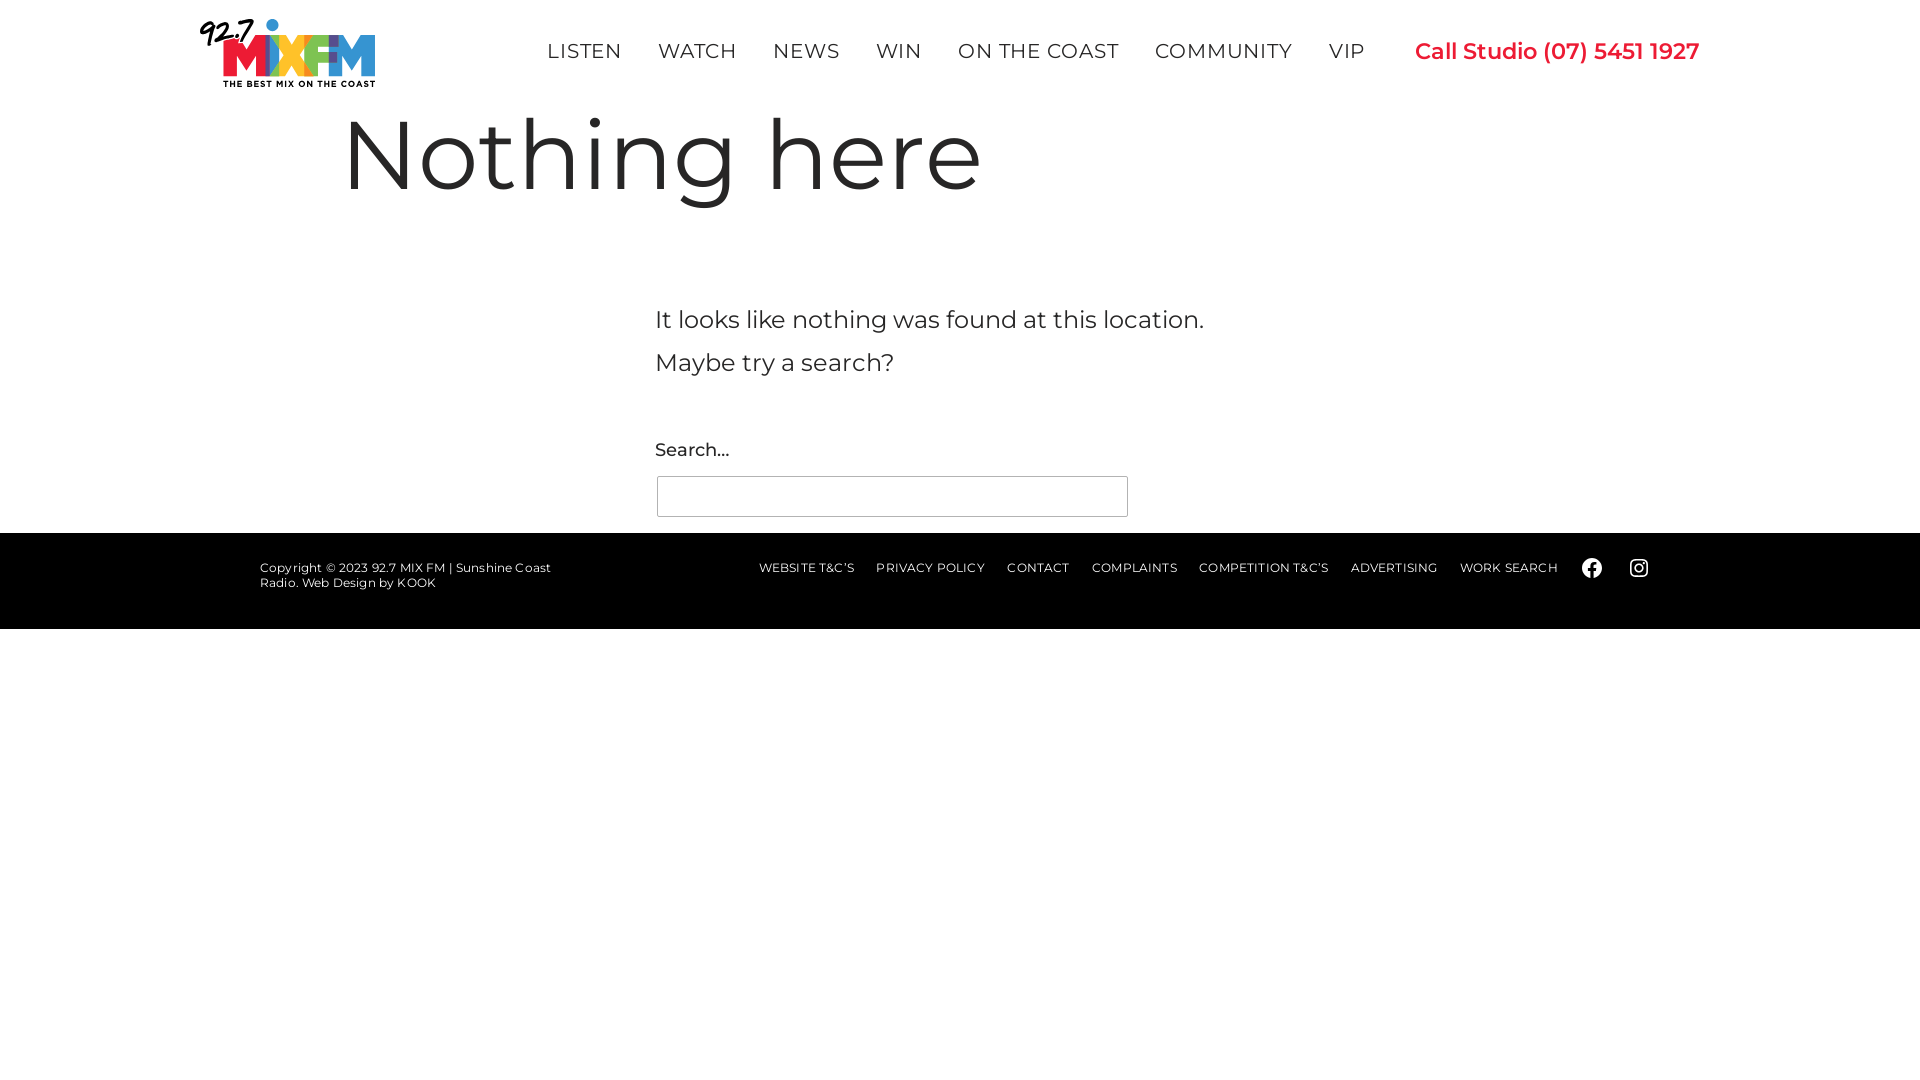 The height and width of the screenshot is (1080, 1920). Describe the element at coordinates (806, 49) in the screenshot. I see `'NEWS'` at that location.